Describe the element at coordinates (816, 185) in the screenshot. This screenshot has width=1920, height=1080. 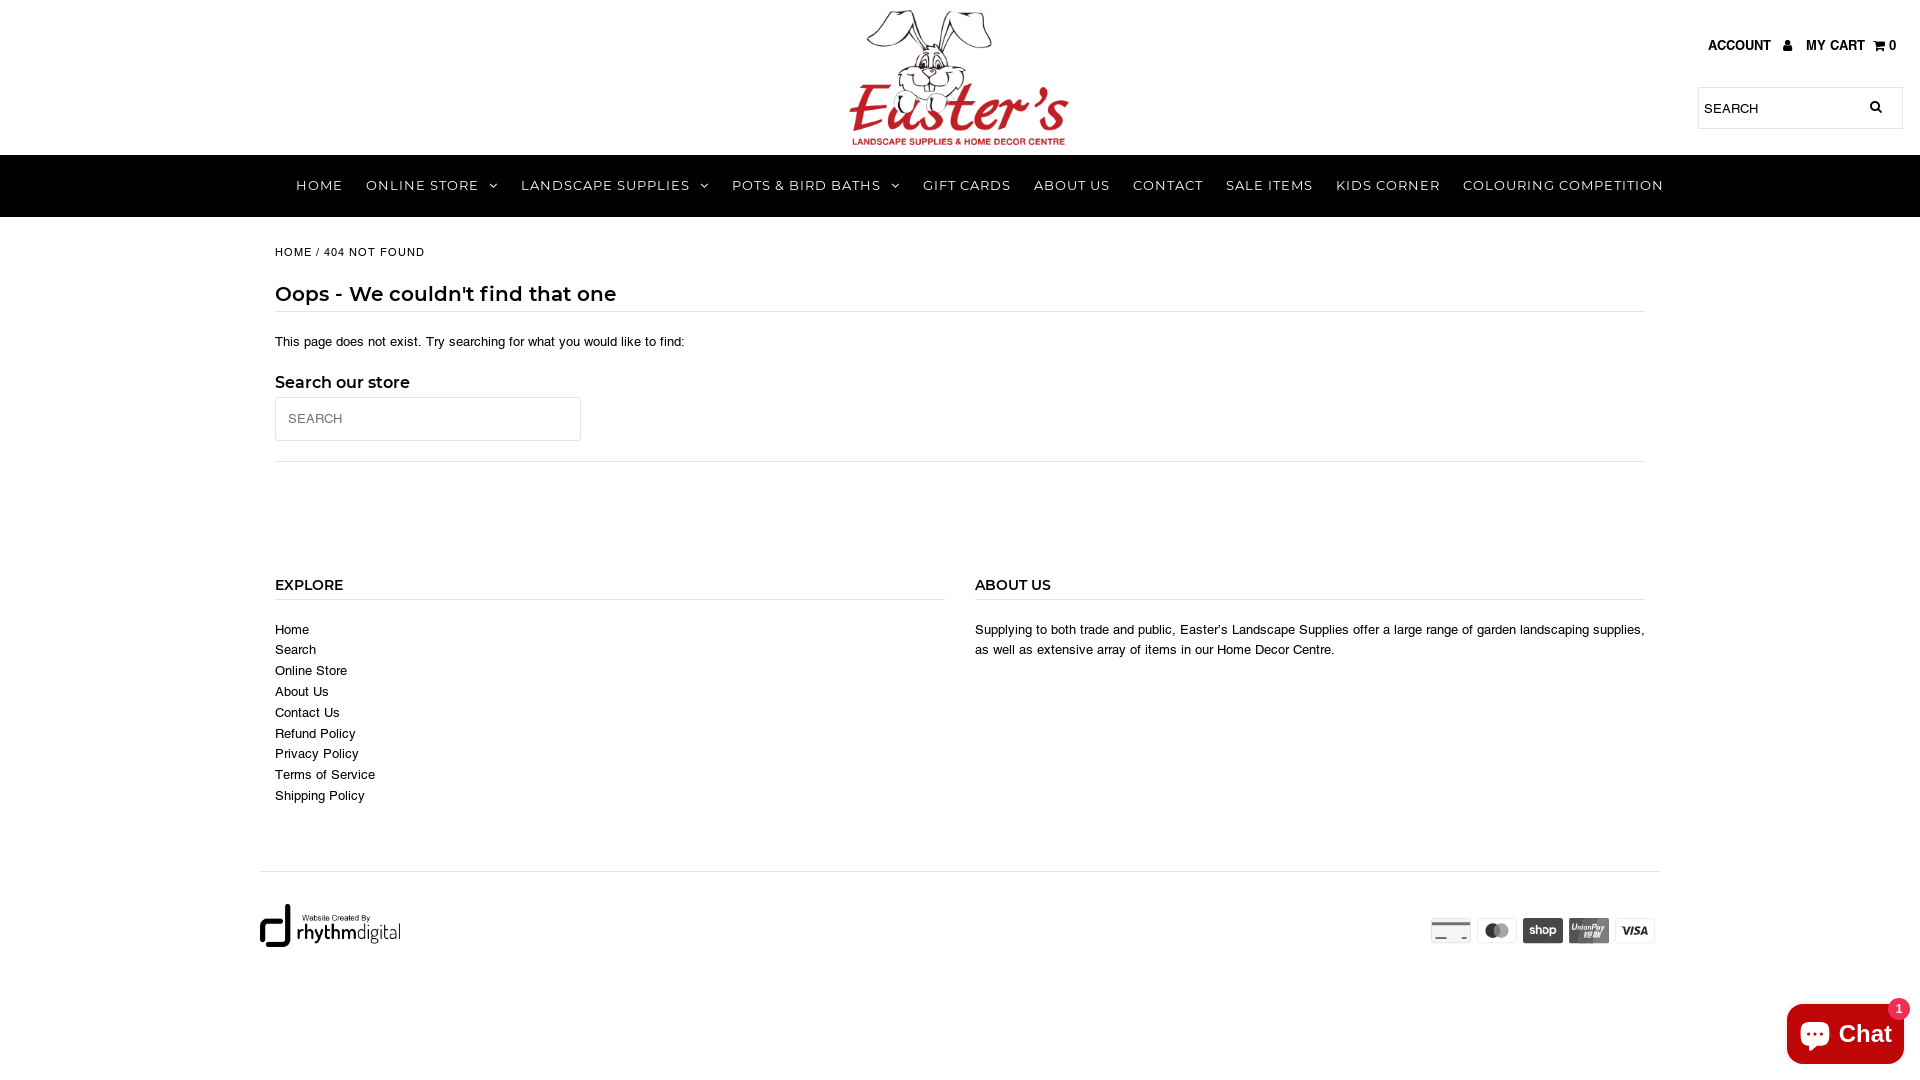
I see `'POTS & BIRD BATHS'` at that location.